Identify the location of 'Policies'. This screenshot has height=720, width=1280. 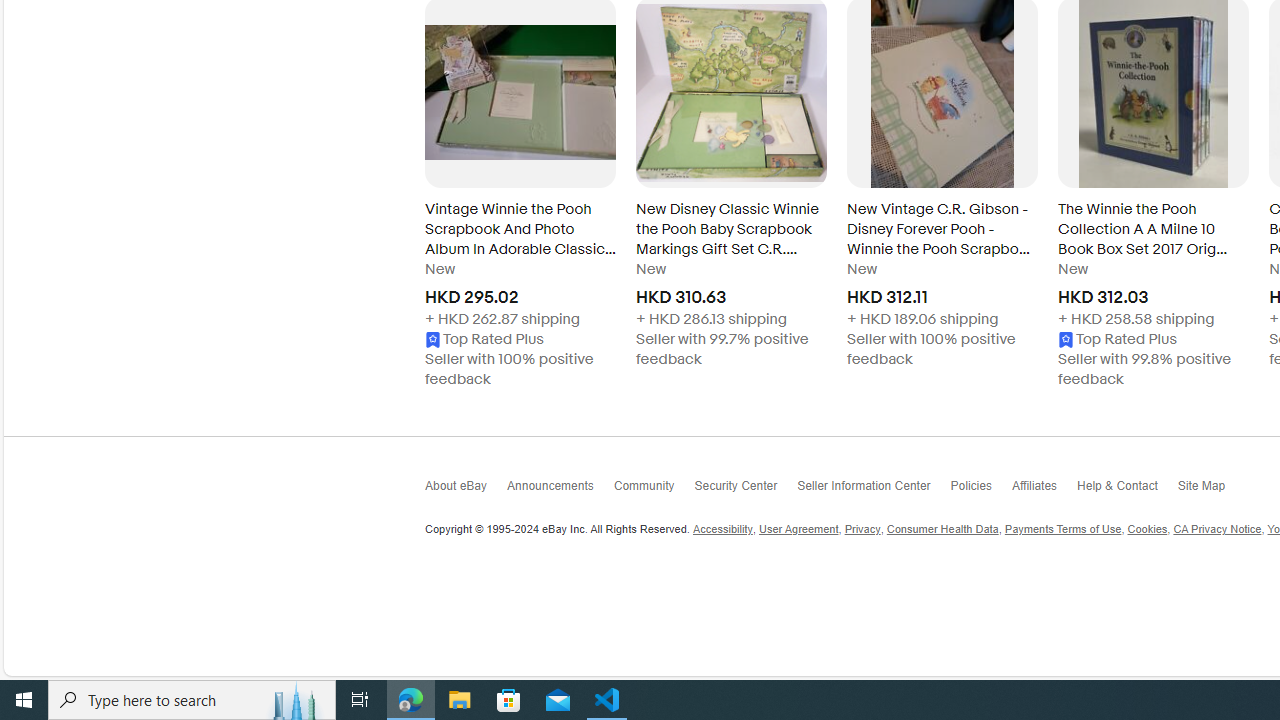
(981, 490).